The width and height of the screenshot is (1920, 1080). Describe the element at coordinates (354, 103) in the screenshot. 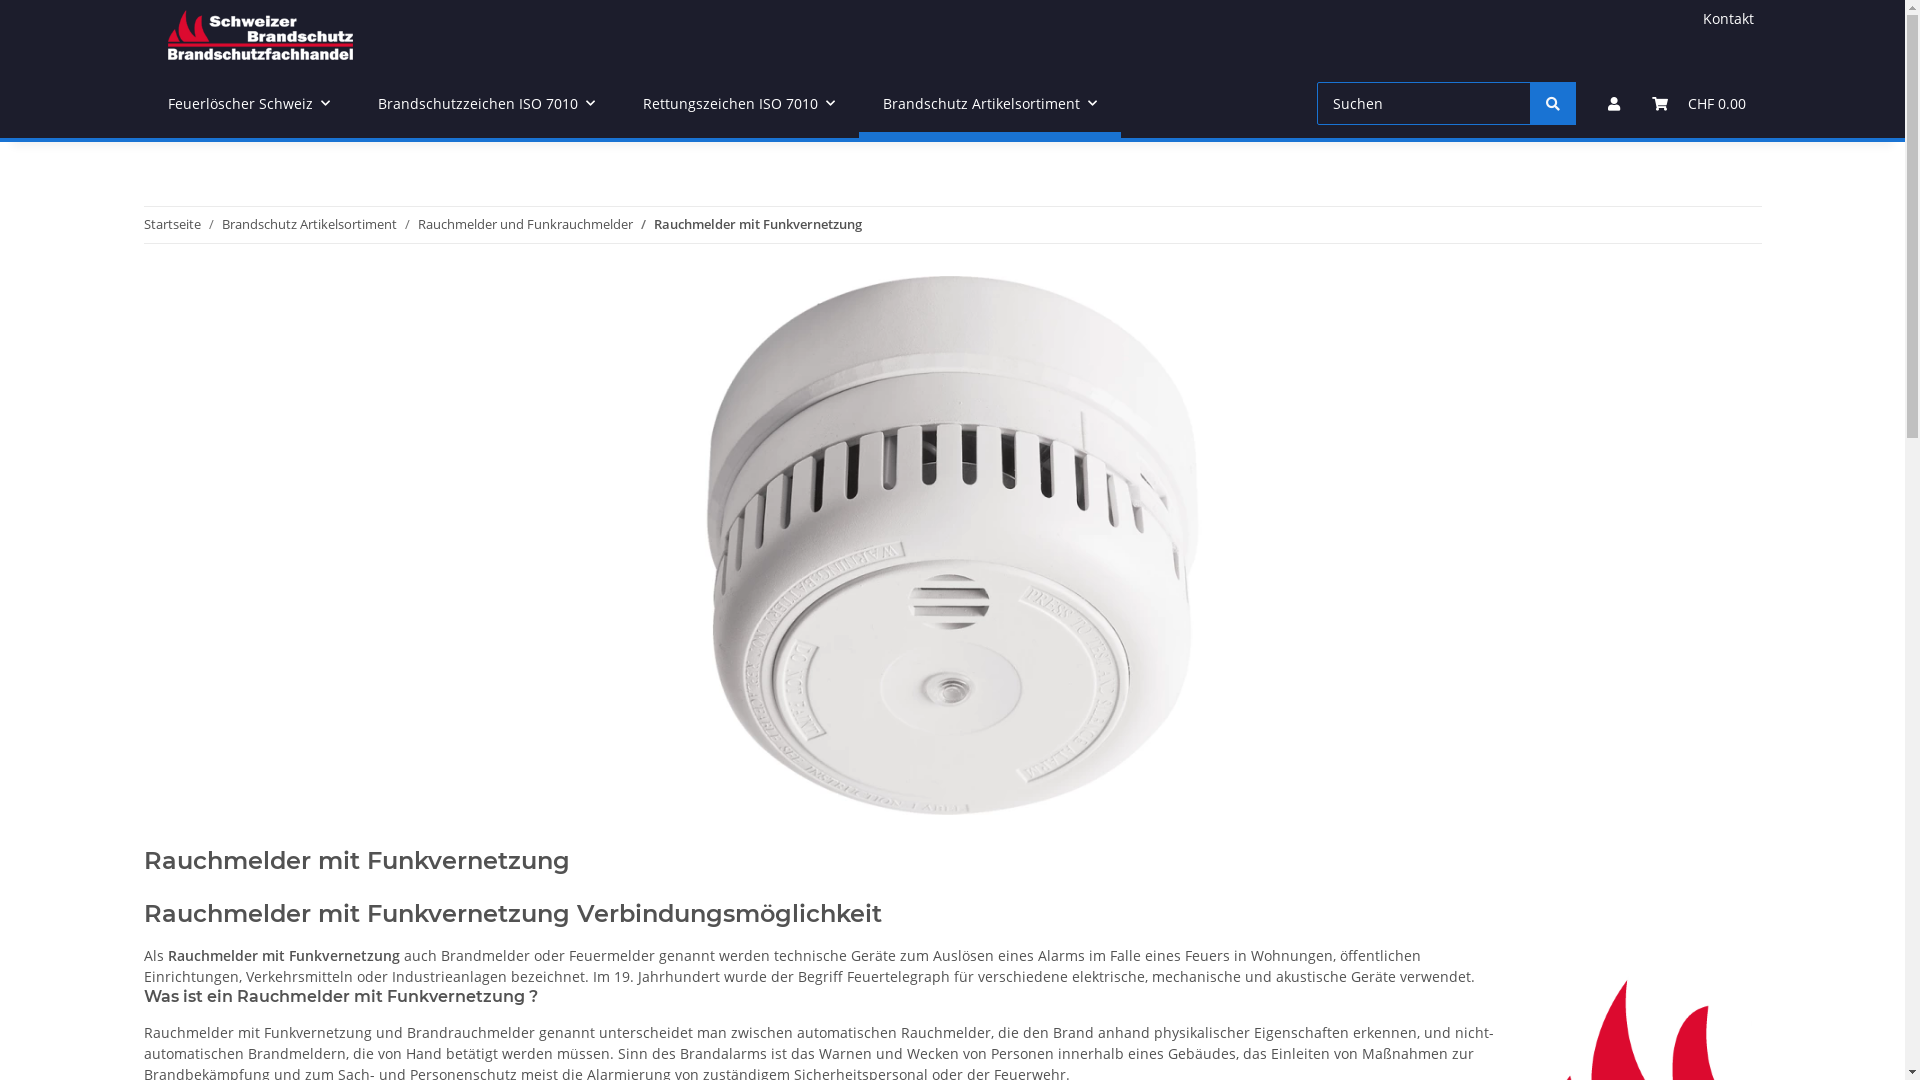

I see `'Brandschutzzeichen ISO 7010'` at that location.